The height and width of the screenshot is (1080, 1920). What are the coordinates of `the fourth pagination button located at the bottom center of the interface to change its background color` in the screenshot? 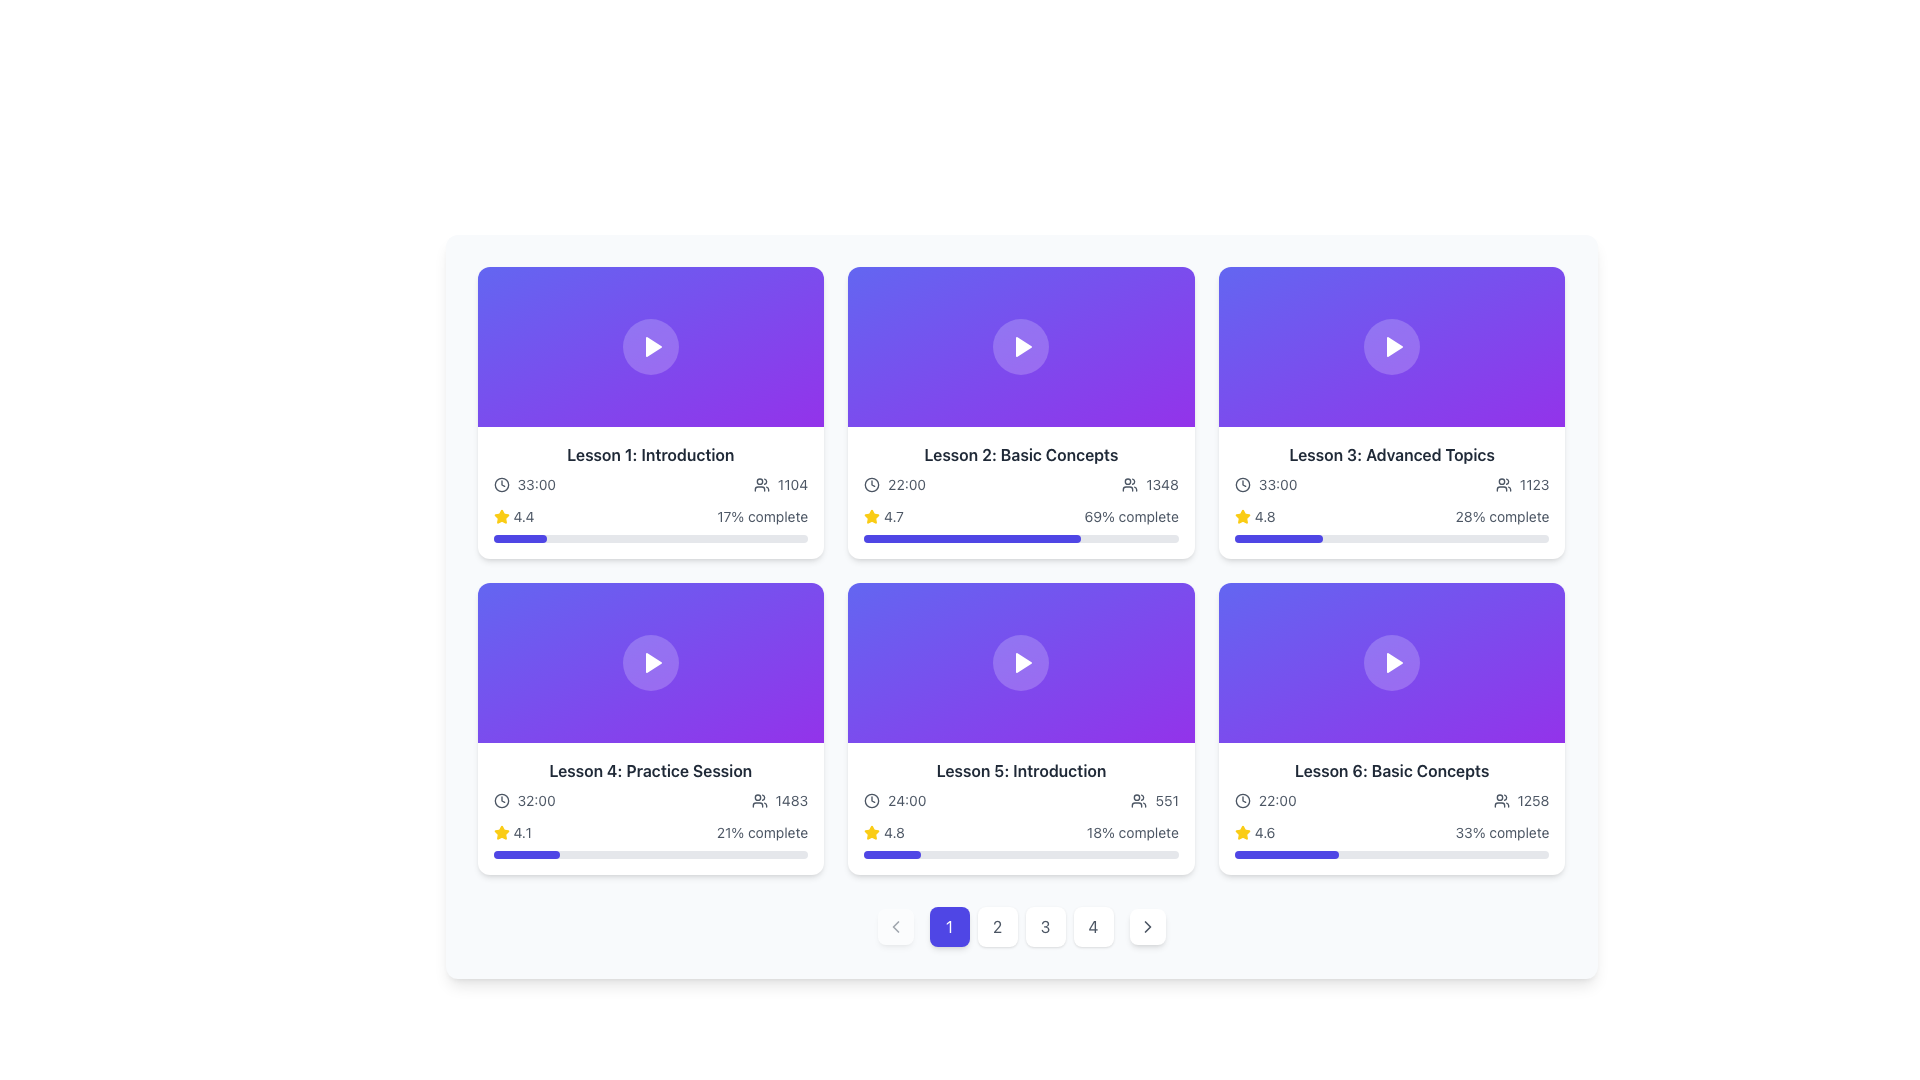 It's located at (1092, 926).